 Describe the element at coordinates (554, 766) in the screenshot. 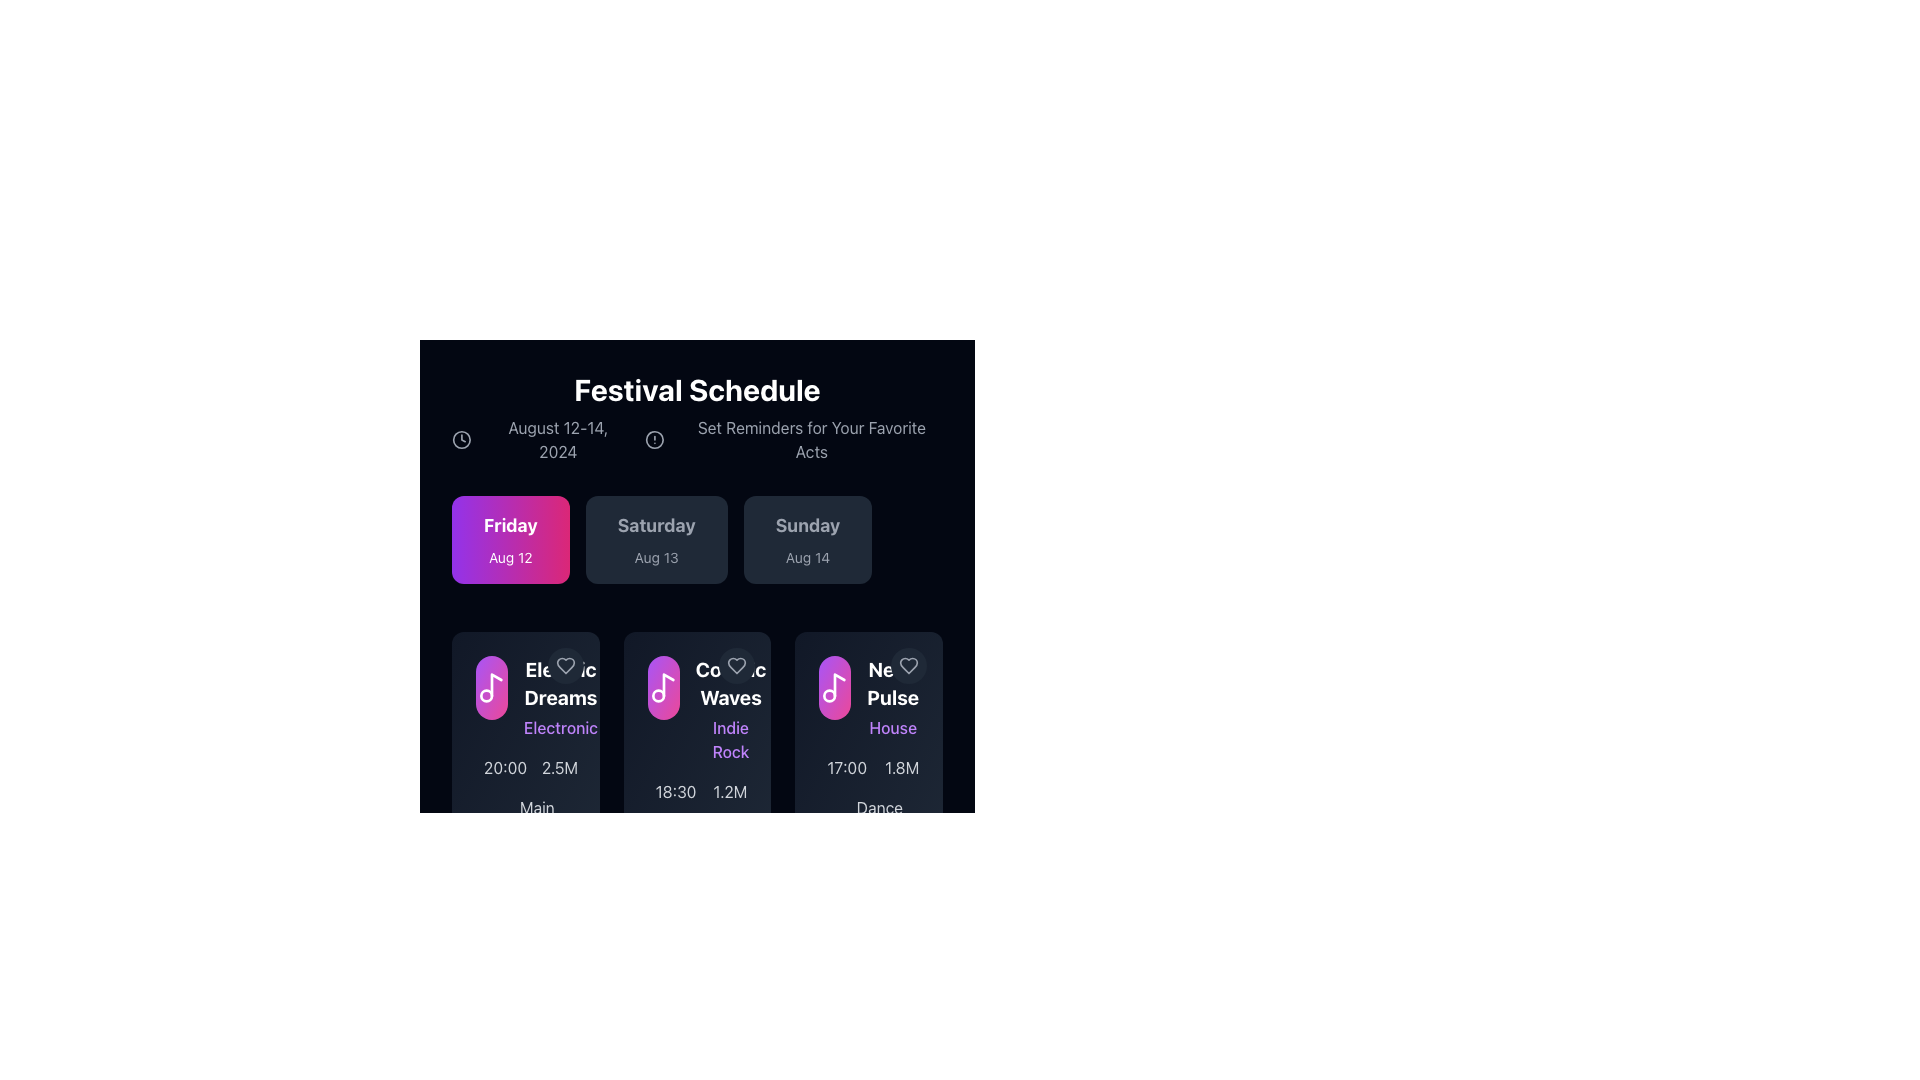

I see `the text label displaying the number of attendees or popularity index, located below the time display '20:00' in the 'Electronic Dreams' card` at that location.